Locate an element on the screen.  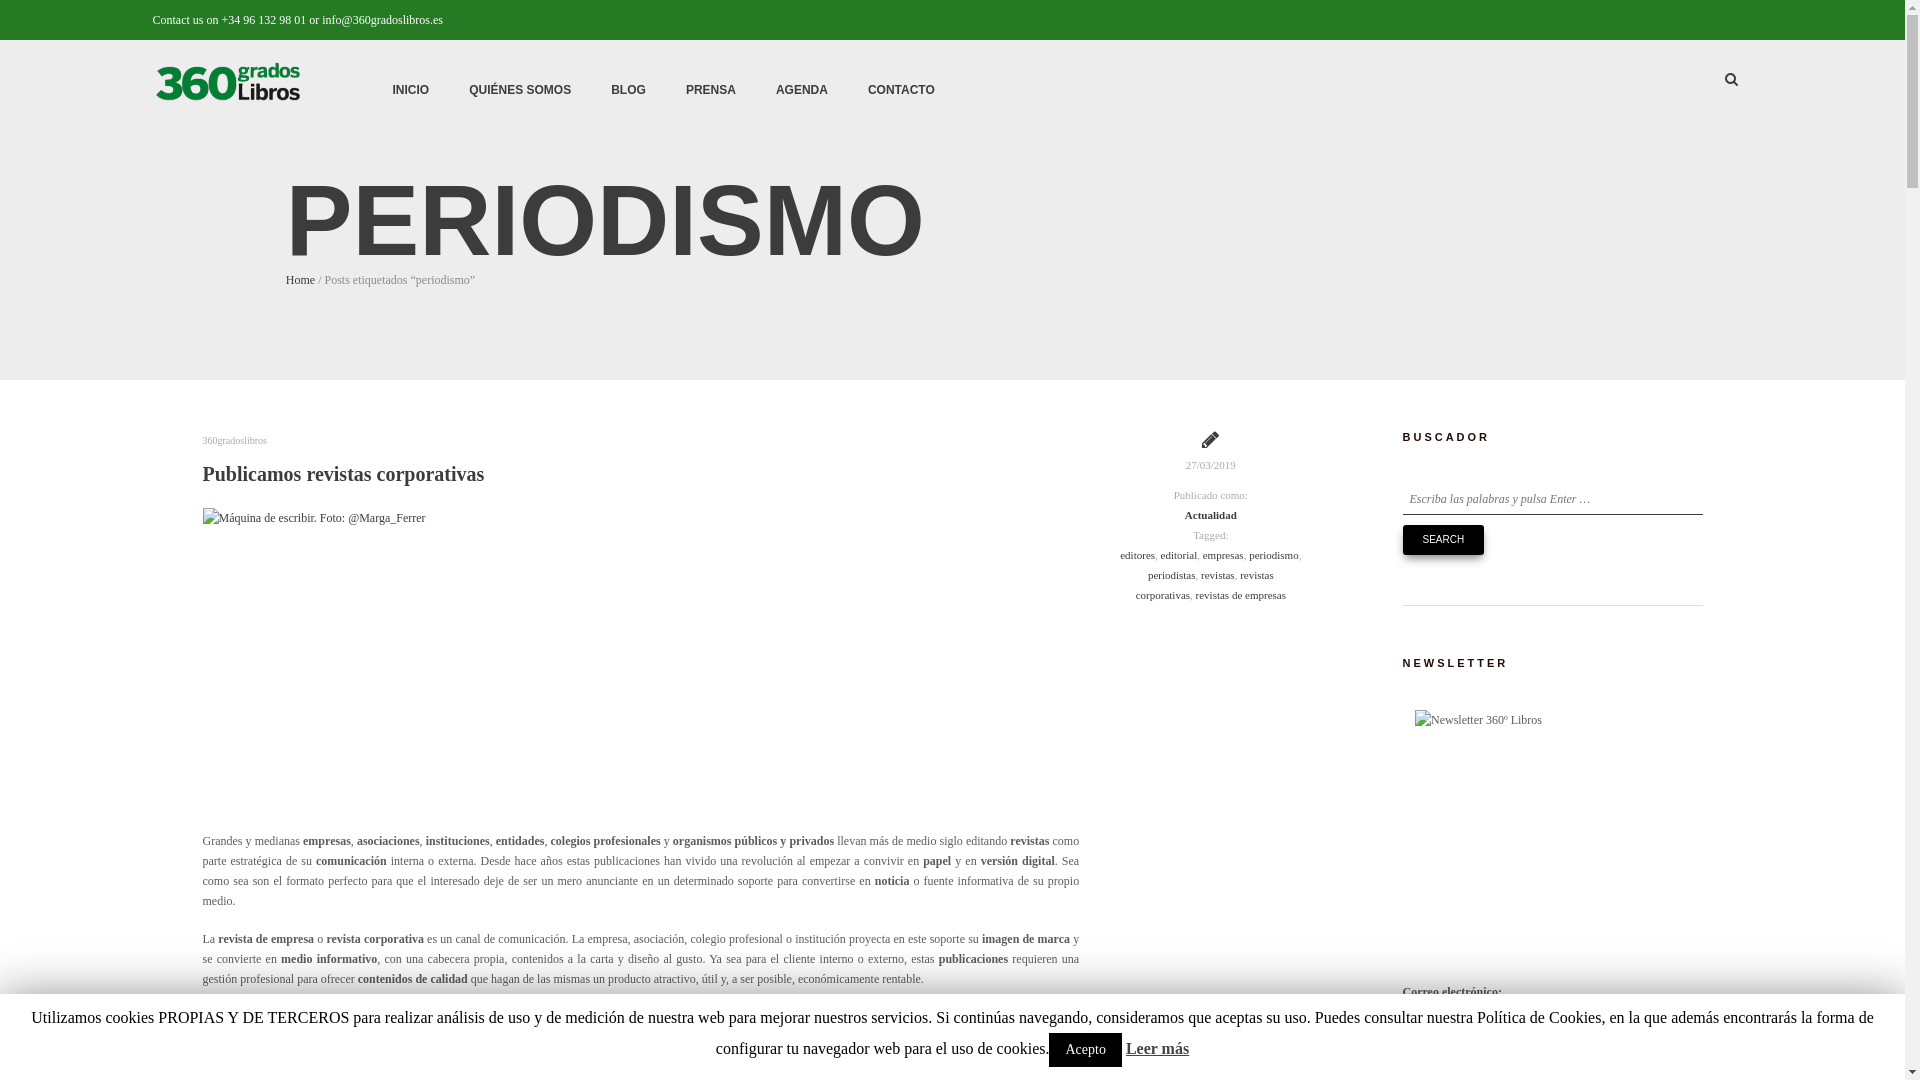
'Home' is located at coordinates (299, 280).